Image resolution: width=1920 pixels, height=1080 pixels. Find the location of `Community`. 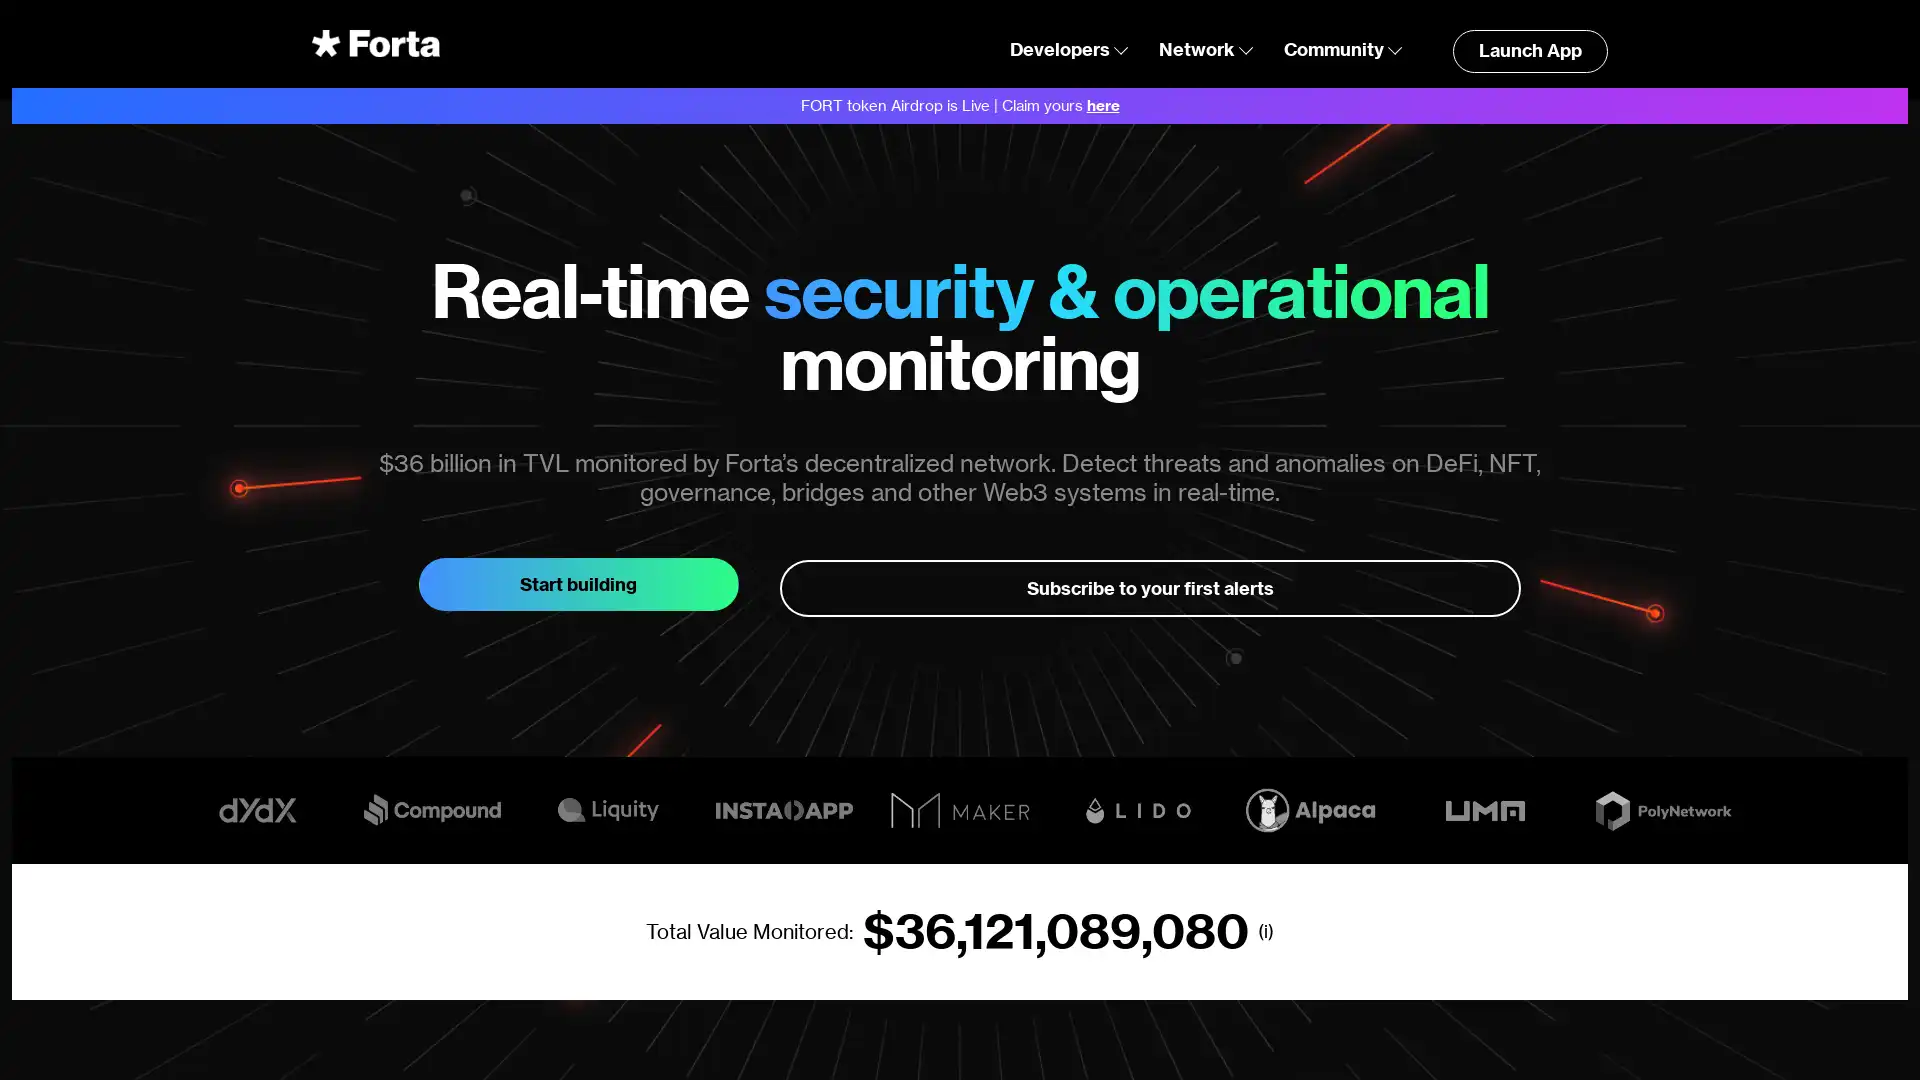

Community is located at coordinates (1343, 49).